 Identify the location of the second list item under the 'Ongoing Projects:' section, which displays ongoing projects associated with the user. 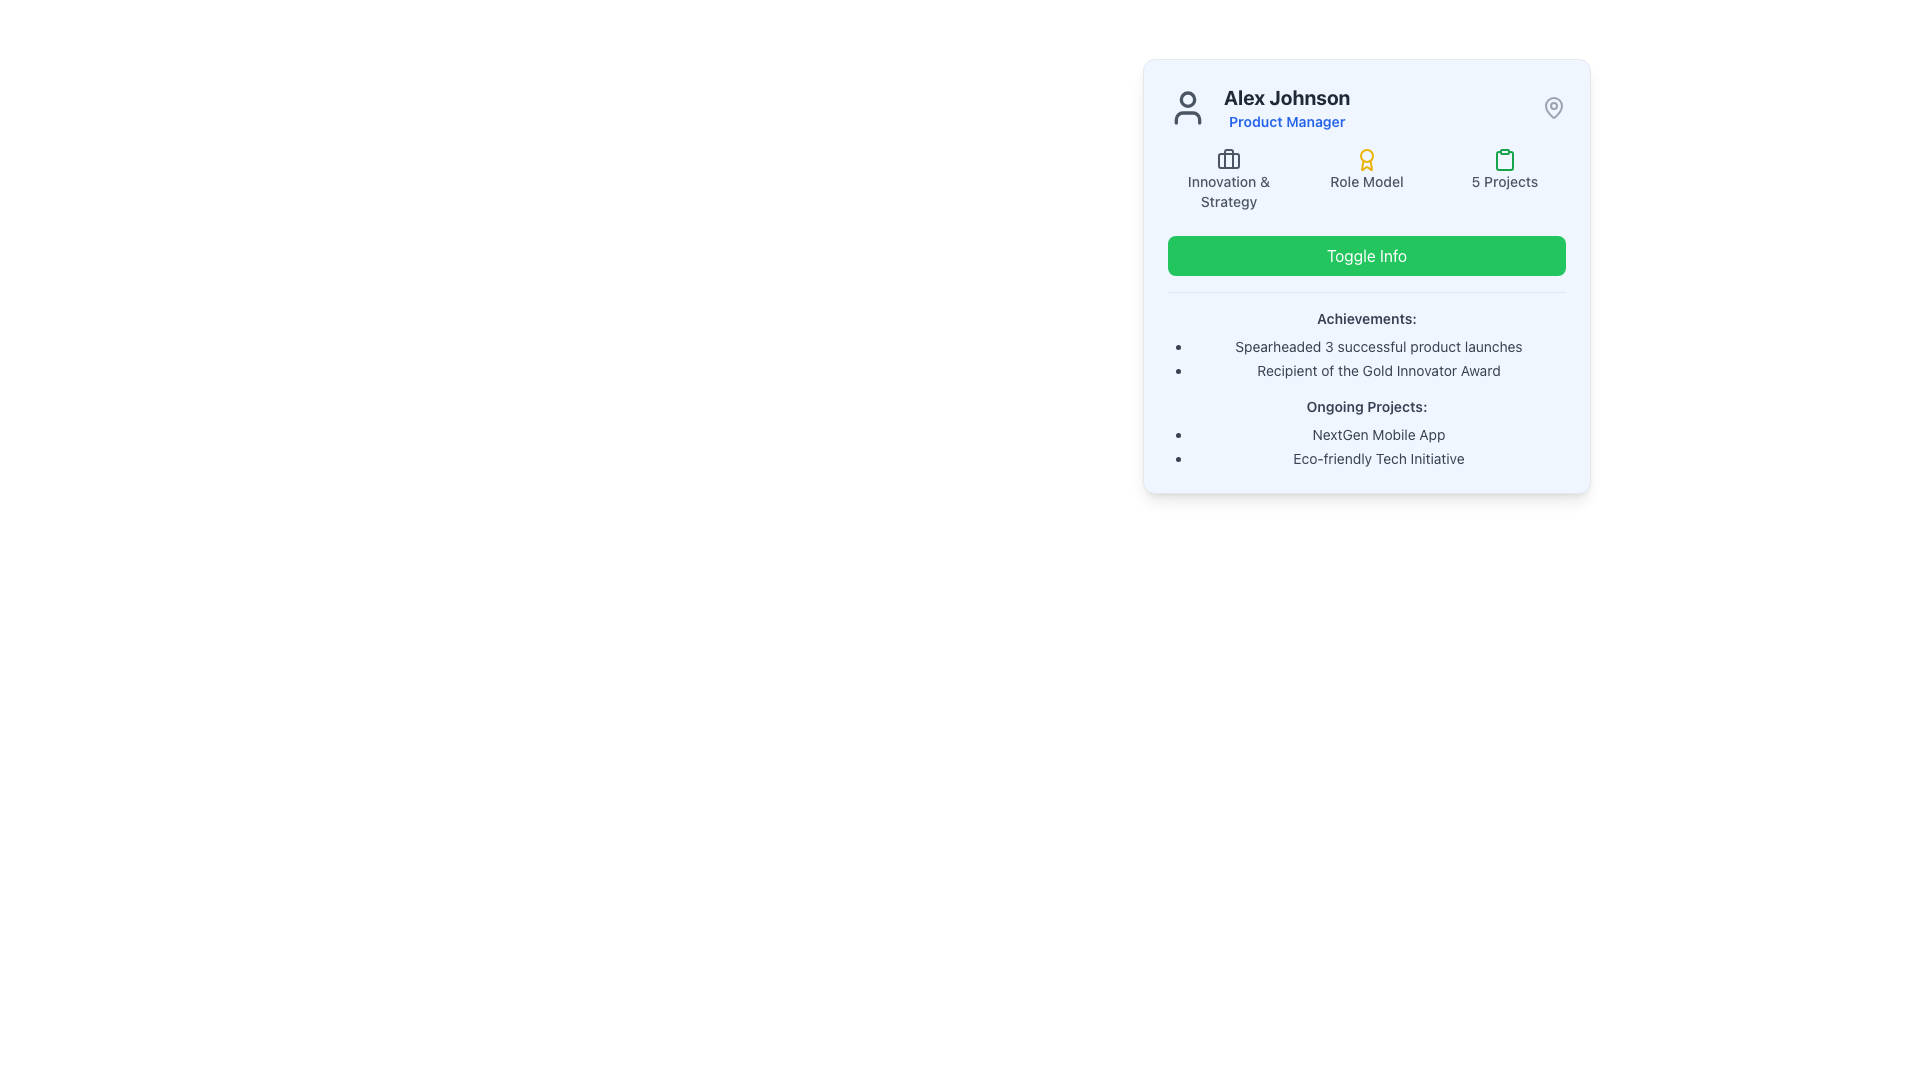
(1366, 446).